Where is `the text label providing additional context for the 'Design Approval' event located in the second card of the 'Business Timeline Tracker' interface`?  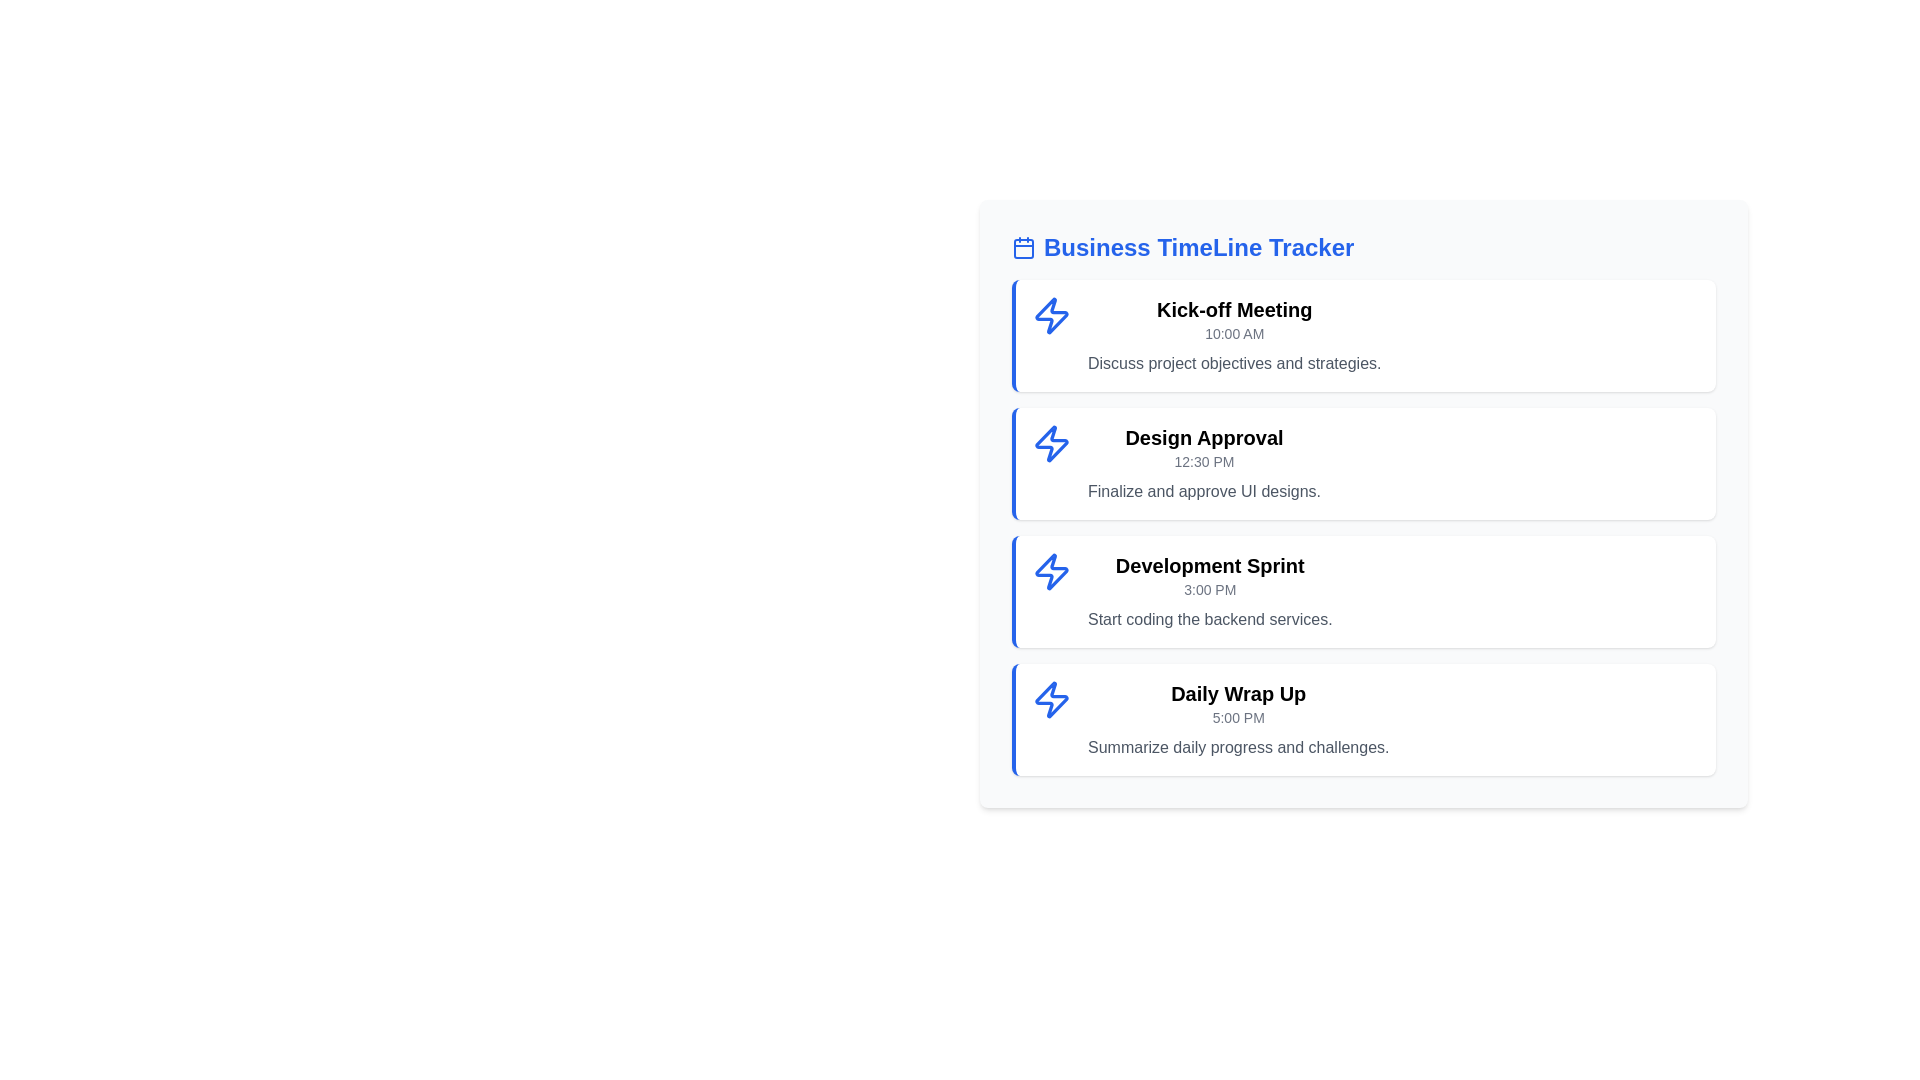 the text label providing additional context for the 'Design Approval' event located in the second card of the 'Business Timeline Tracker' interface is located at coordinates (1203, 492).